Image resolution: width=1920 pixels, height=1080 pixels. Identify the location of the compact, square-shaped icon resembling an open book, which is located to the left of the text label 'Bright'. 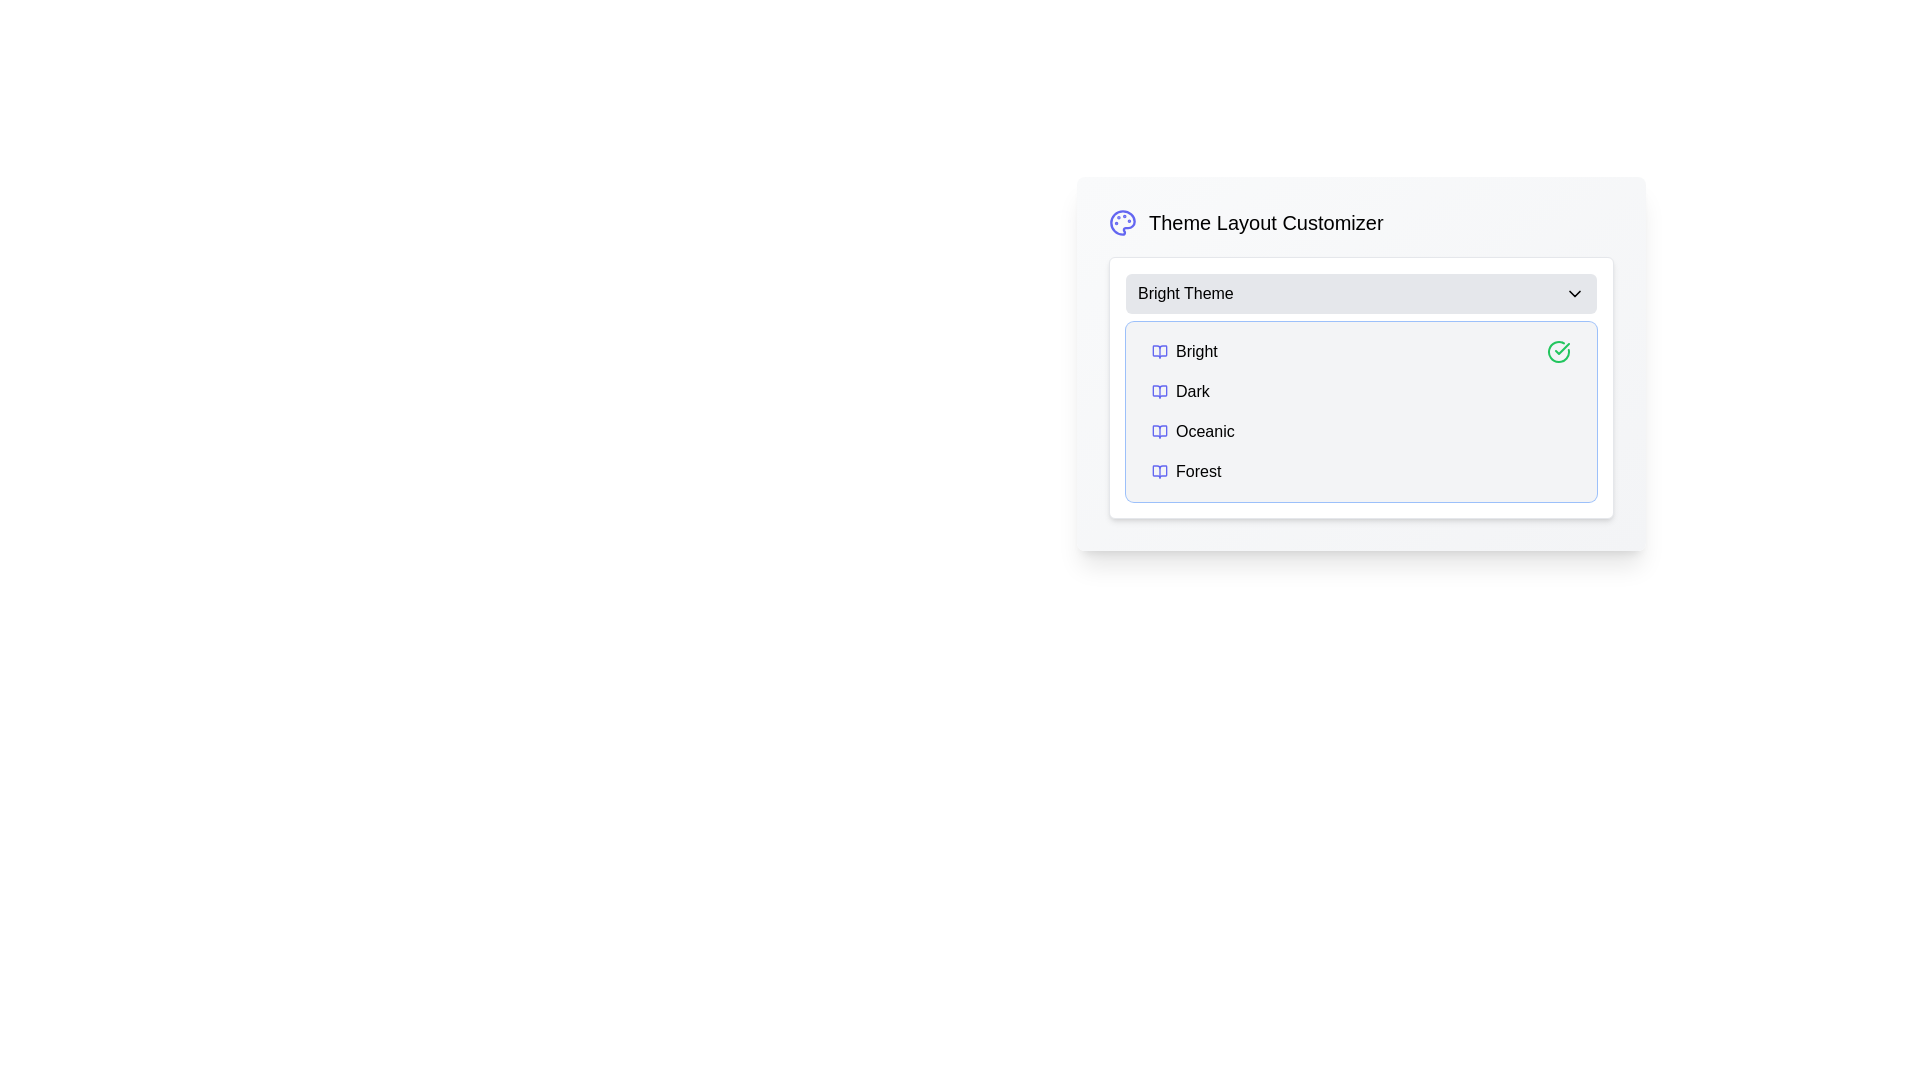
(1160, 350).